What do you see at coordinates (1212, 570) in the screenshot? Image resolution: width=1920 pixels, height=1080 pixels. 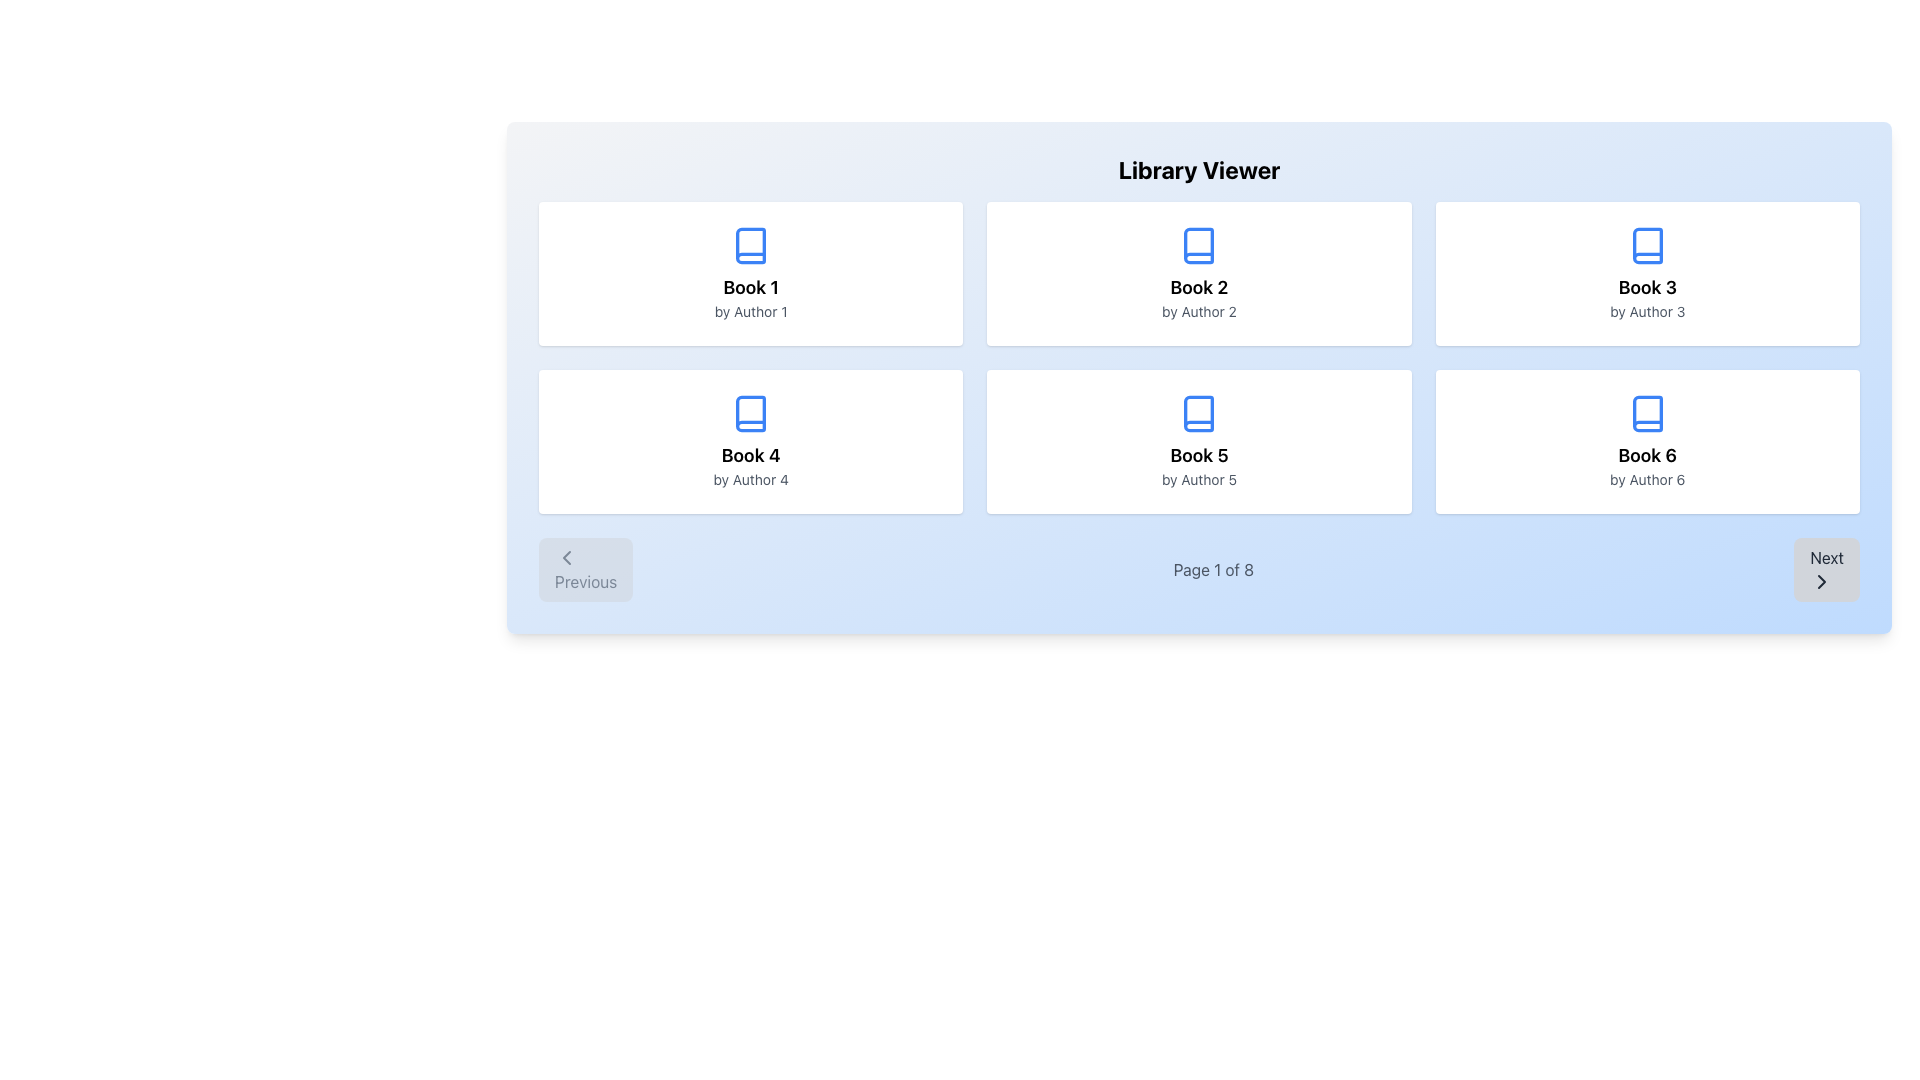 I see `the Static Text label displaying 'Page 1 of 8' located in the pagination controls, positioned centrally between the 'Previous' and 'Next' buttons` at bounding box center [1212, 570].